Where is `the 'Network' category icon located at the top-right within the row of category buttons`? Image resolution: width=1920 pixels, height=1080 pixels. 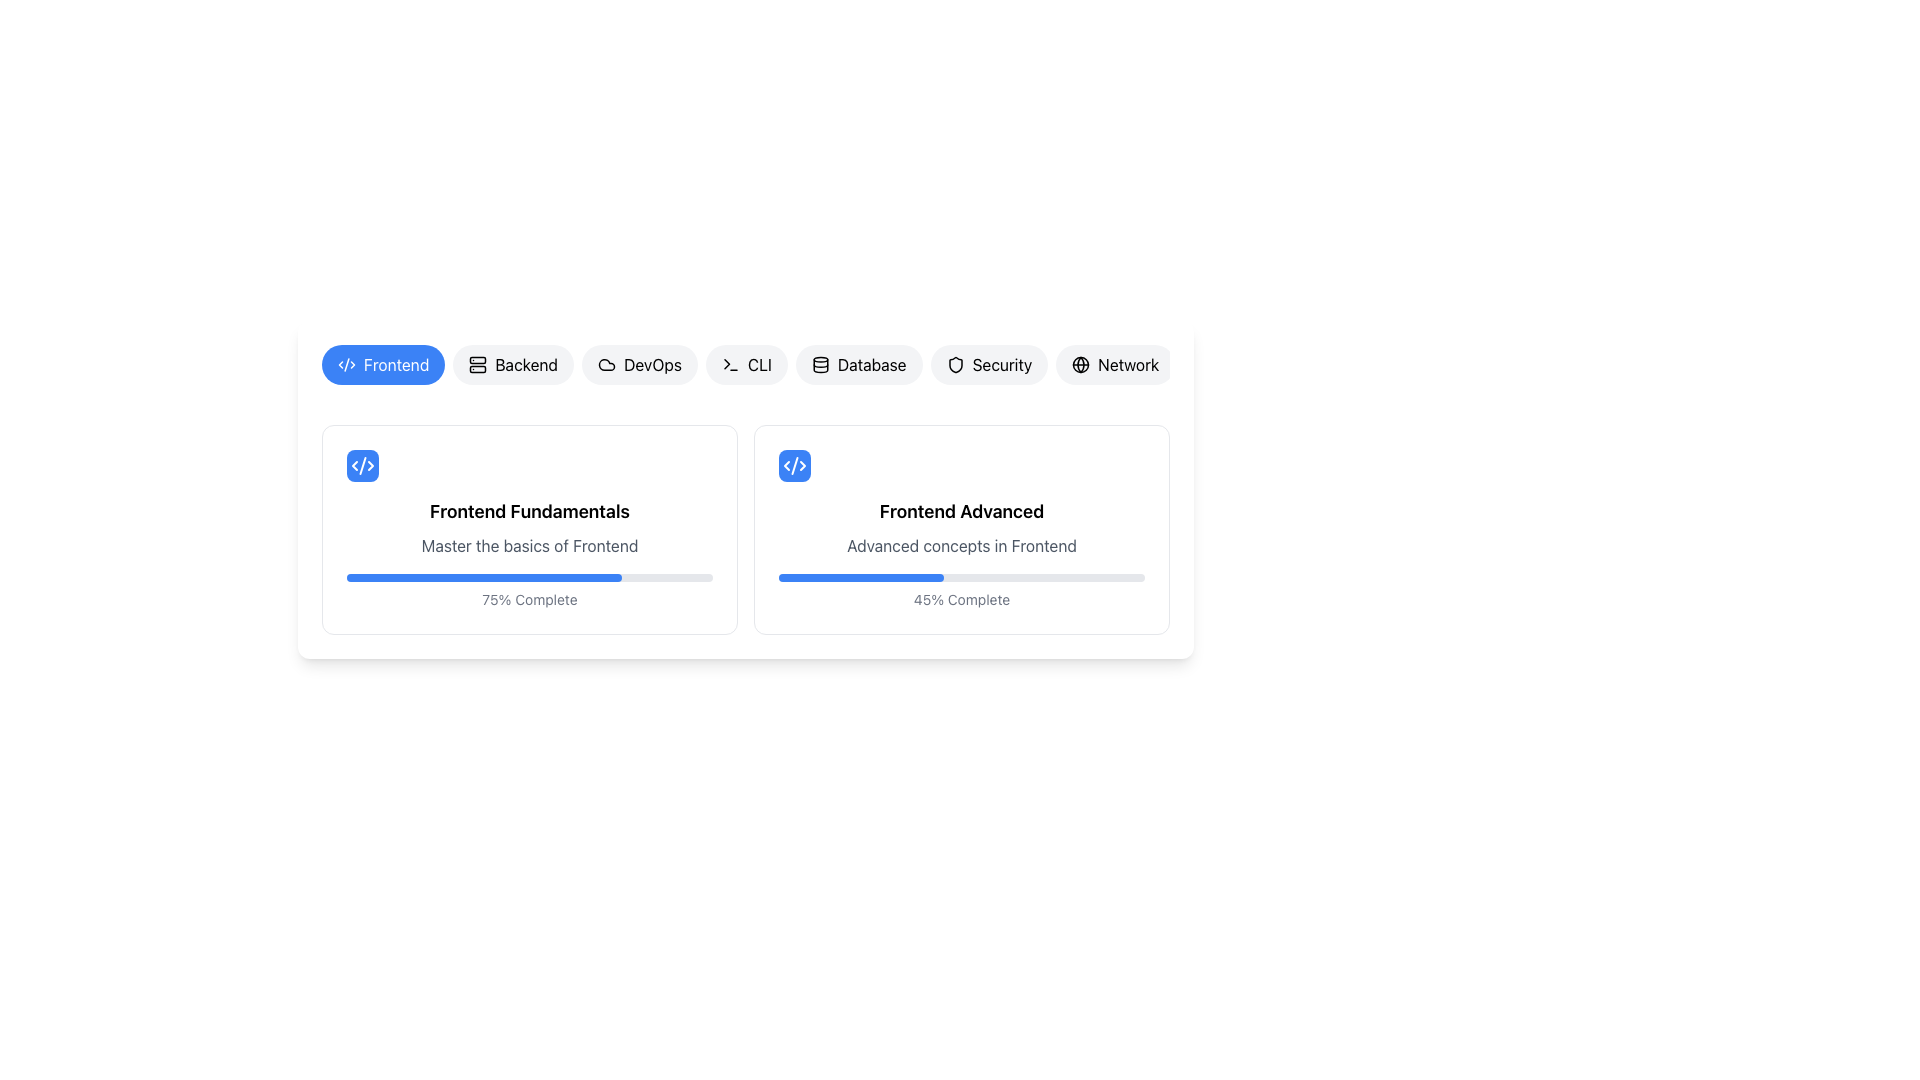
the 'Network' category icon located at the top-right within the row of category buttons is located at coordinates (1080, 365).